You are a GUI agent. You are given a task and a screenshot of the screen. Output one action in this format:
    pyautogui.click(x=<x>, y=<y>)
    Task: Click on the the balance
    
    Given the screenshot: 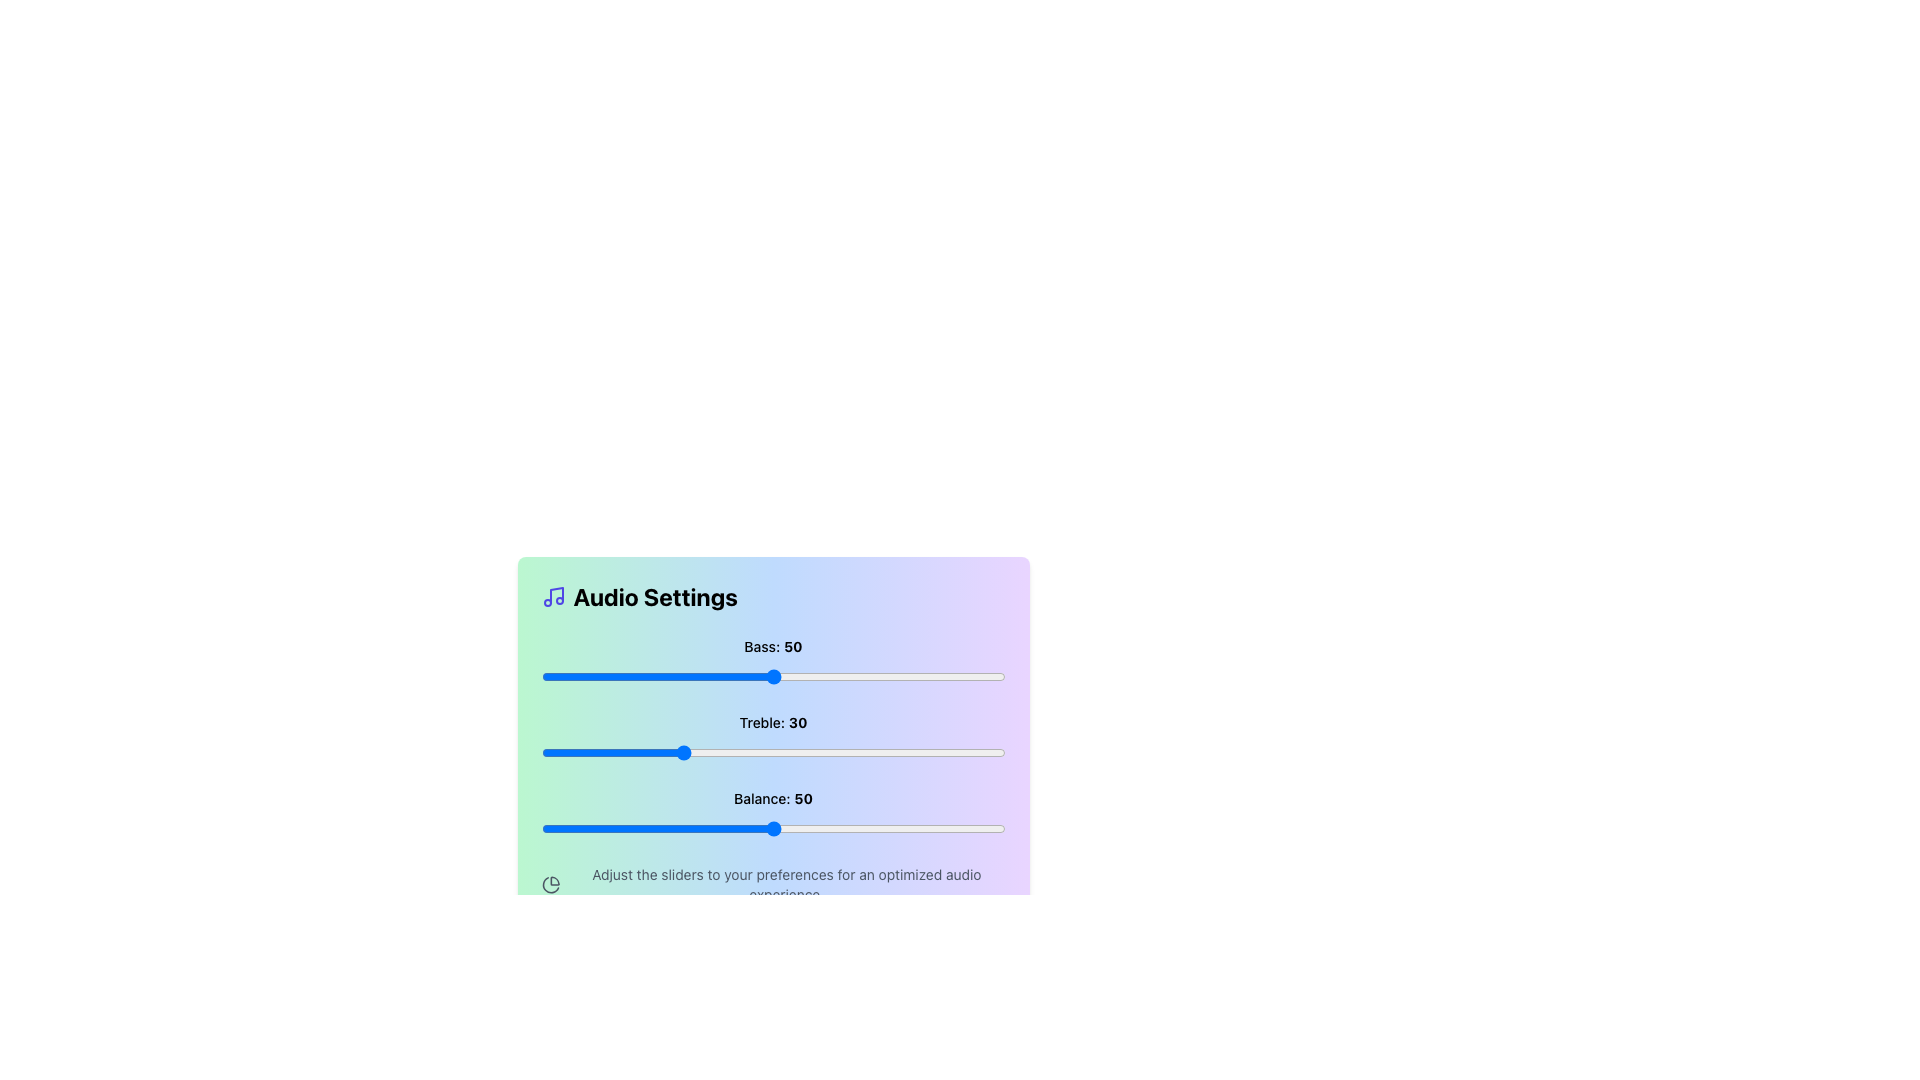 What is the action you would take?
    pyautogui.click(x=772, y=829)
    